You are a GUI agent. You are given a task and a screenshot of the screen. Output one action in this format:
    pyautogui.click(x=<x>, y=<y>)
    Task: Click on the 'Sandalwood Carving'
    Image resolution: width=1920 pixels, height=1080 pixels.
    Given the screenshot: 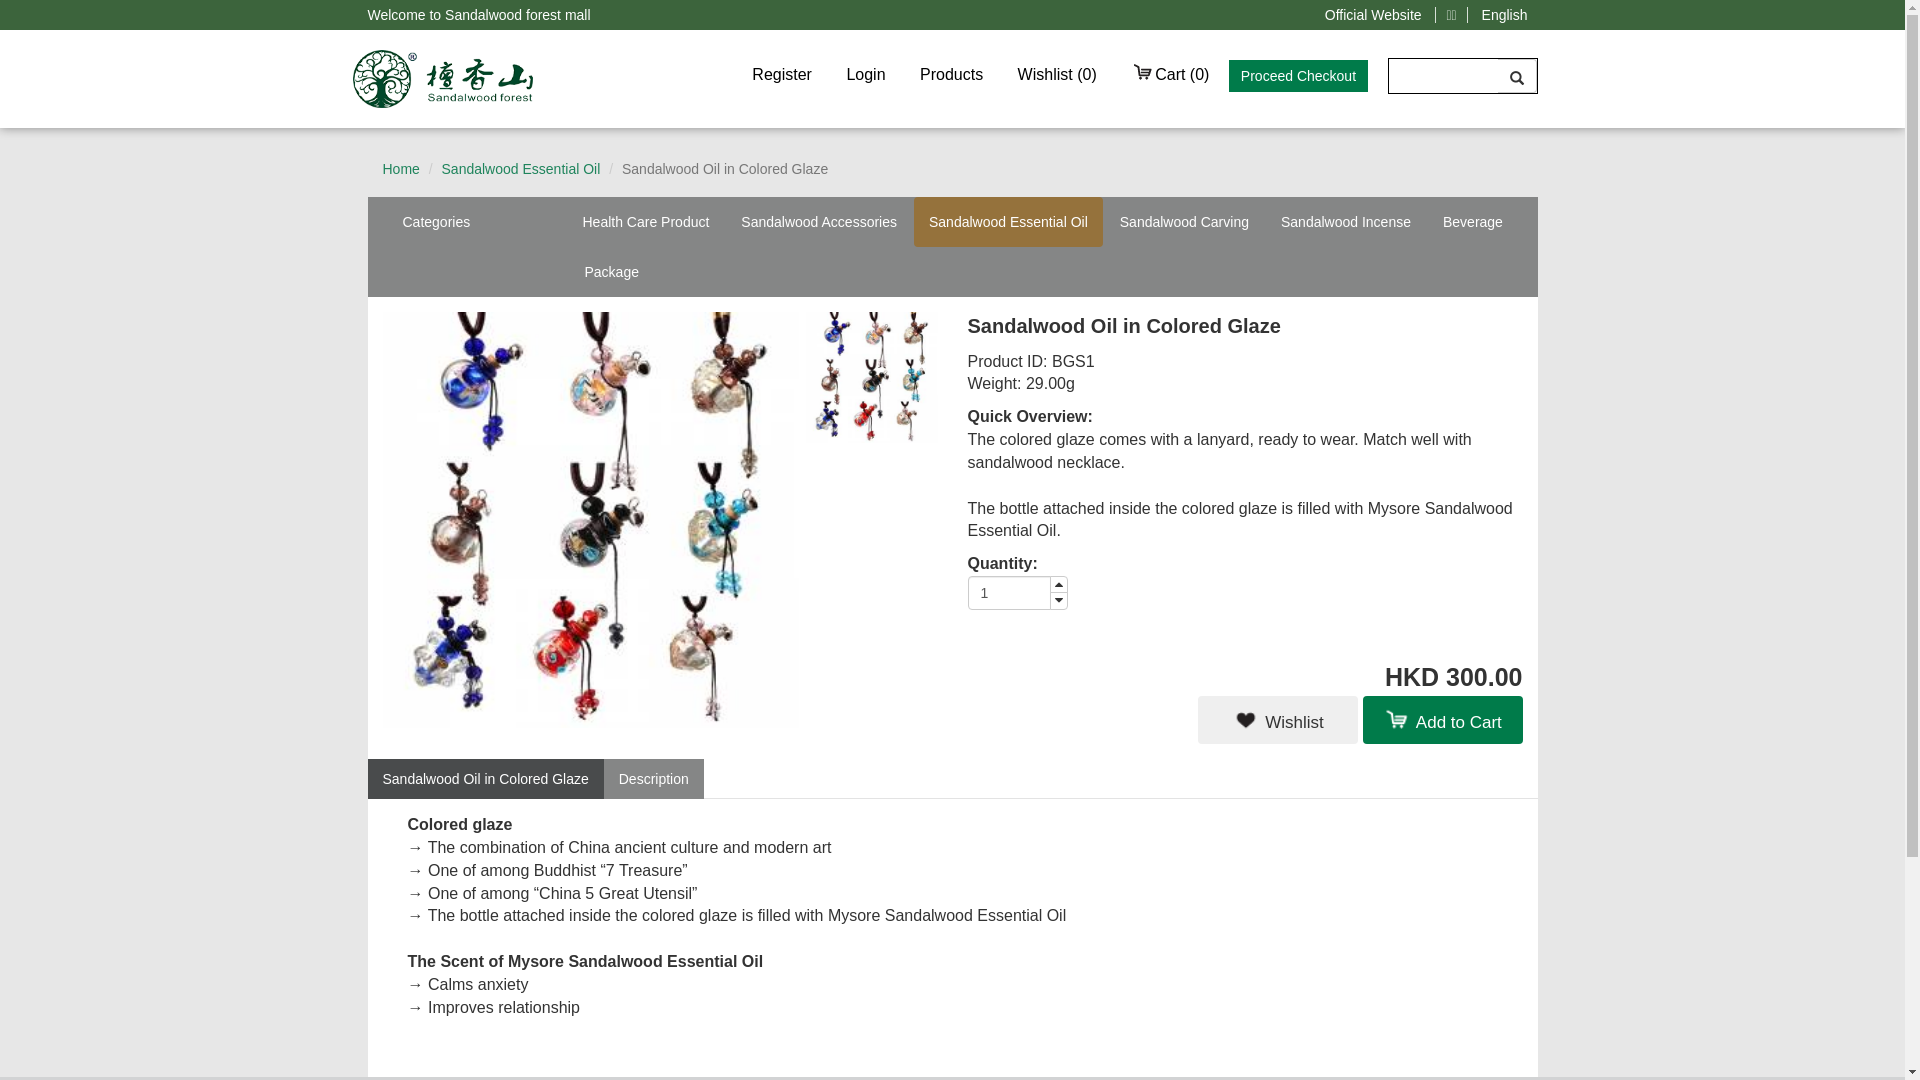 What is the action you would take?
    pyautogui.click(x=1184, y=222)
    